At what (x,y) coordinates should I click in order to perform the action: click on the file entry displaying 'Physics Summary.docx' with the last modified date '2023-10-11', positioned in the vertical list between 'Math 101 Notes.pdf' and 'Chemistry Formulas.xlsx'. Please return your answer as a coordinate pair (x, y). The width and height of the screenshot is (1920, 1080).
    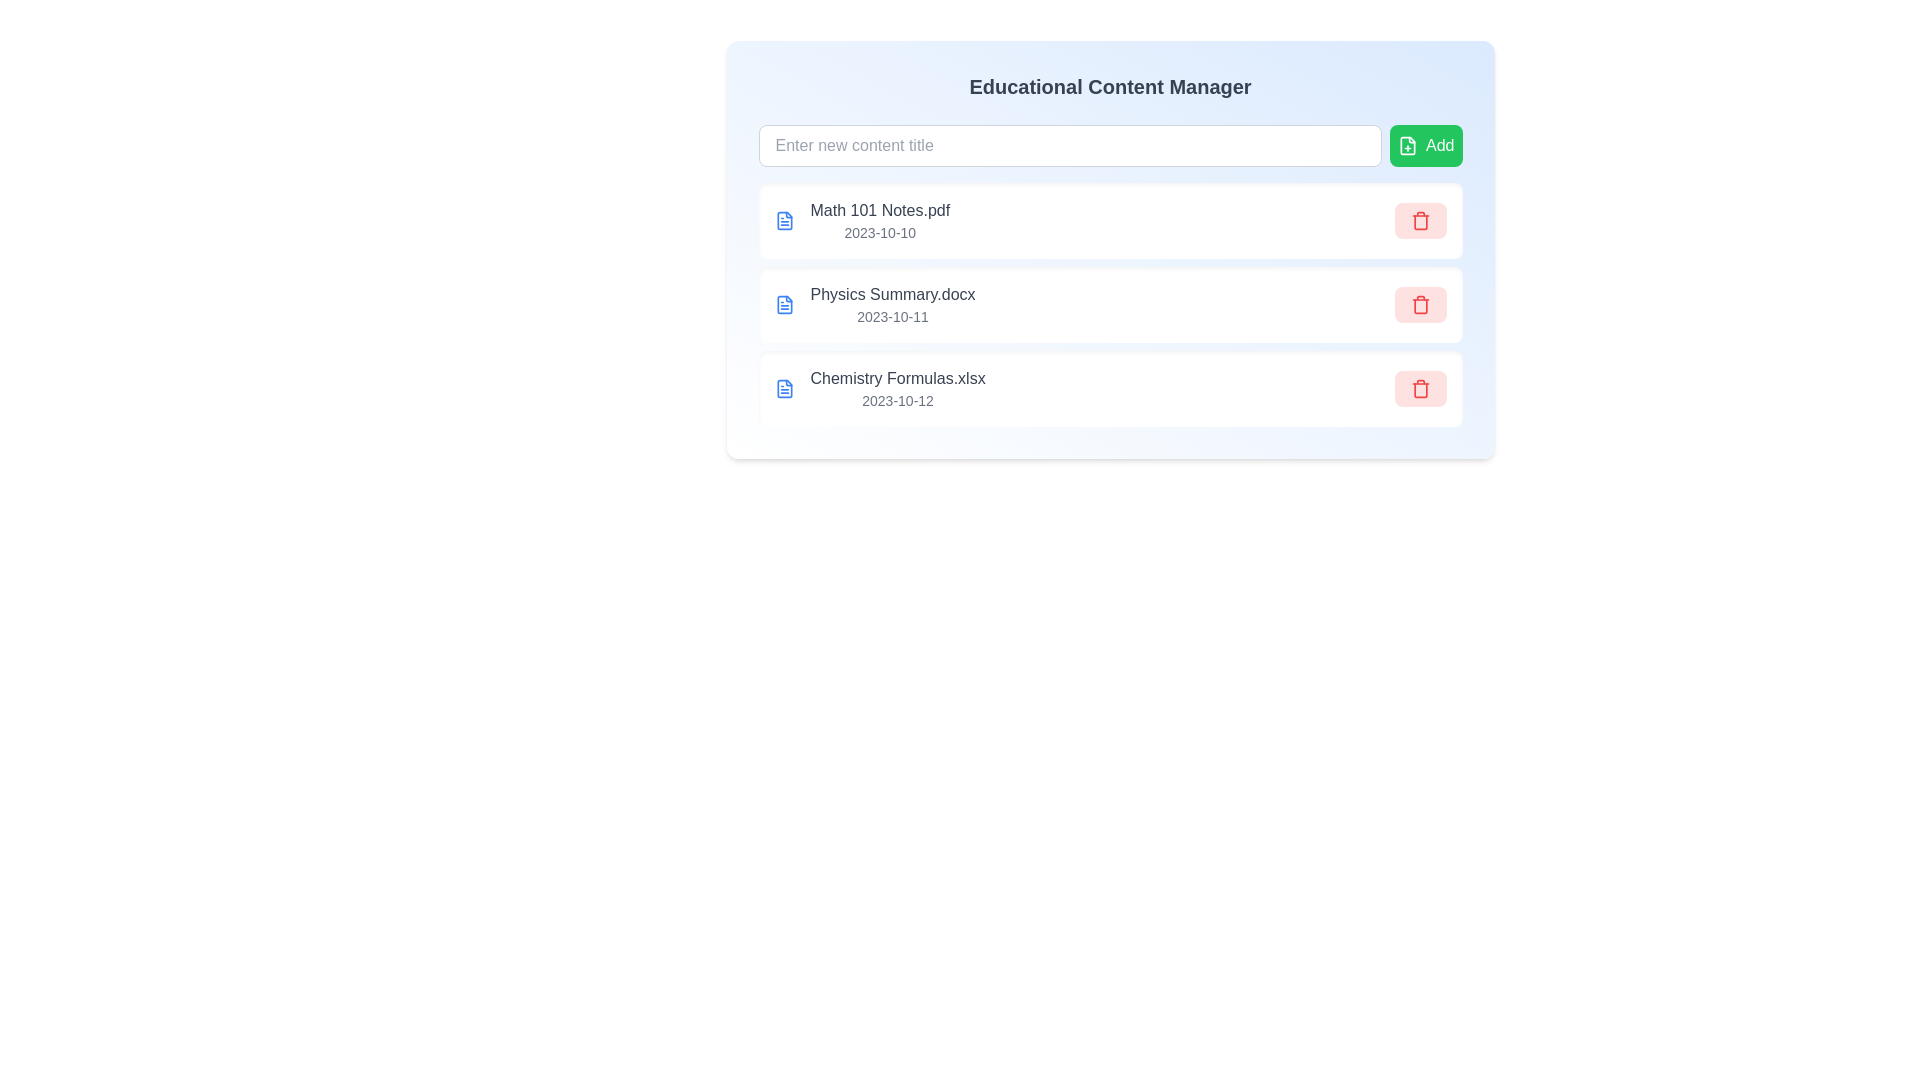
    Looking at the image, I should click on (874, 304).